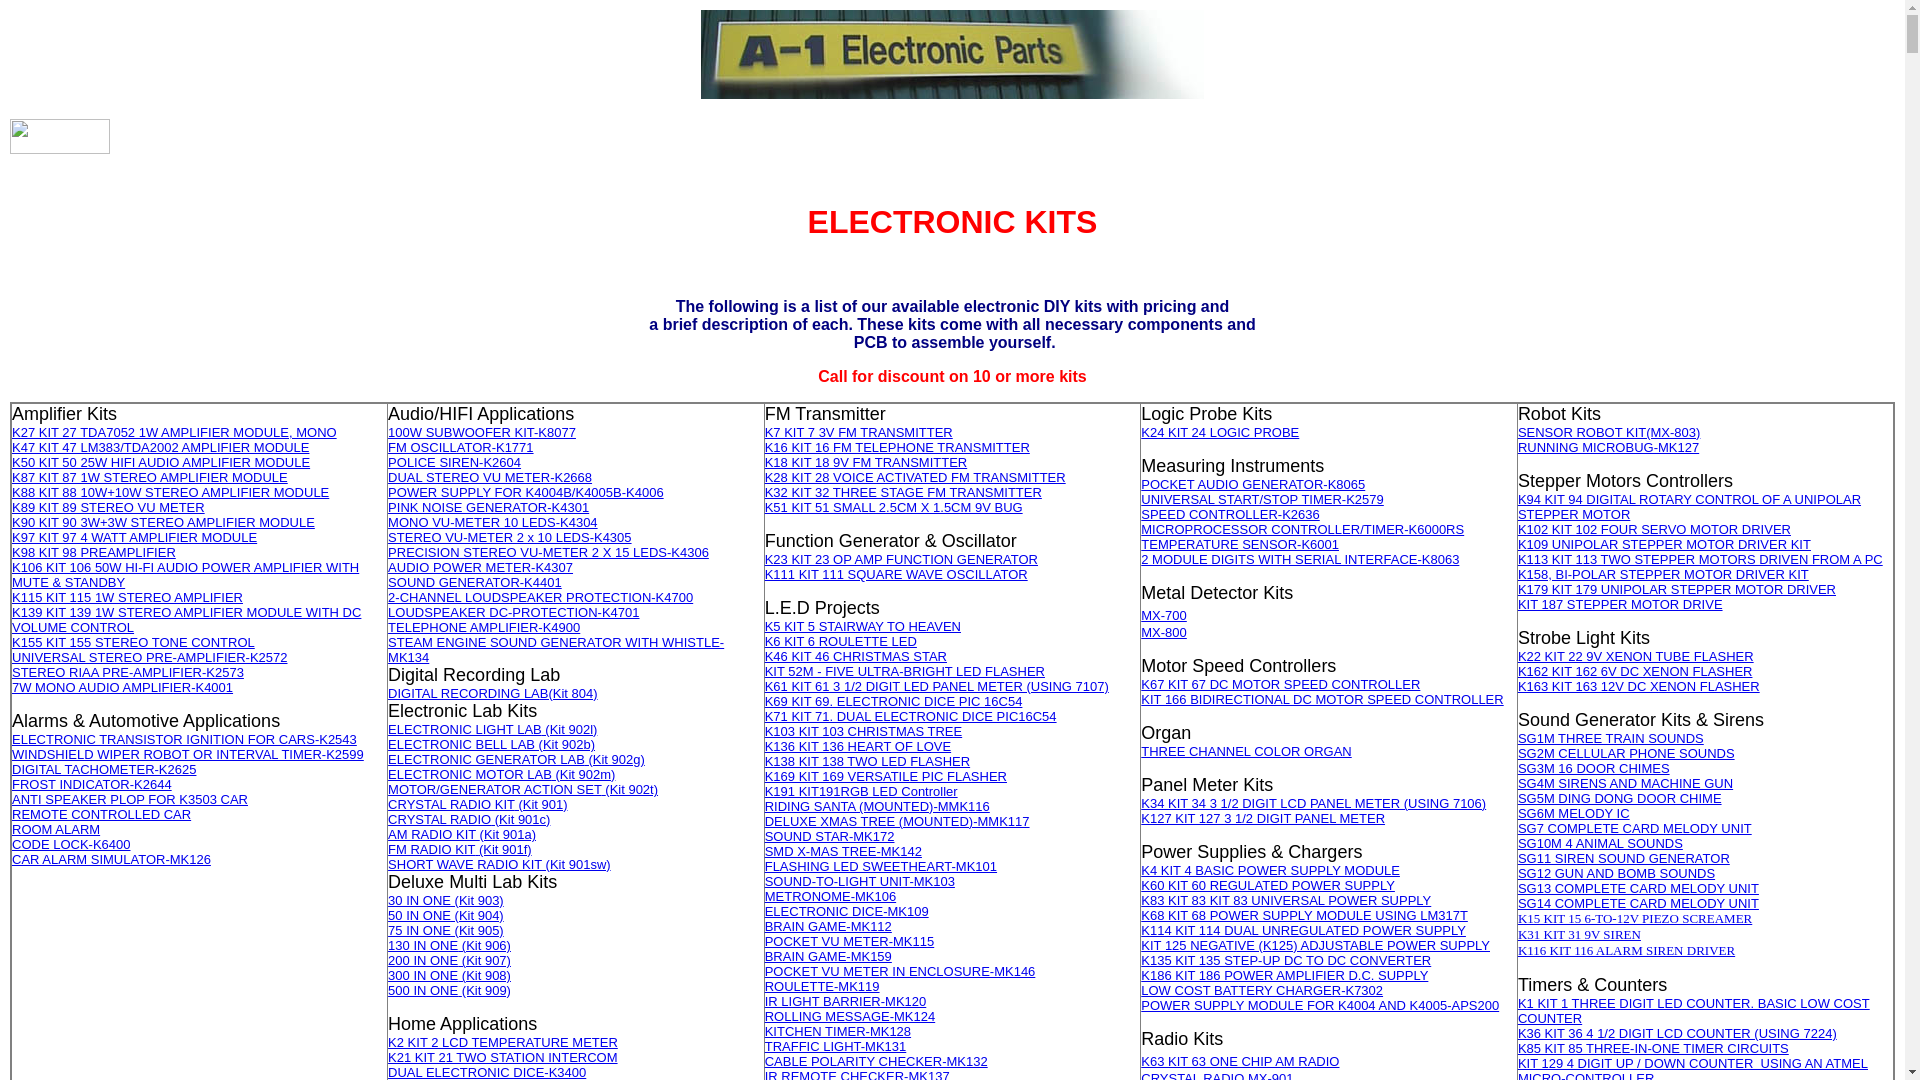  Describe the element at coordinates (1218, 431) in the screenshot. I see `'K24 KIT 24 LOGIC PROBE'` at that location.